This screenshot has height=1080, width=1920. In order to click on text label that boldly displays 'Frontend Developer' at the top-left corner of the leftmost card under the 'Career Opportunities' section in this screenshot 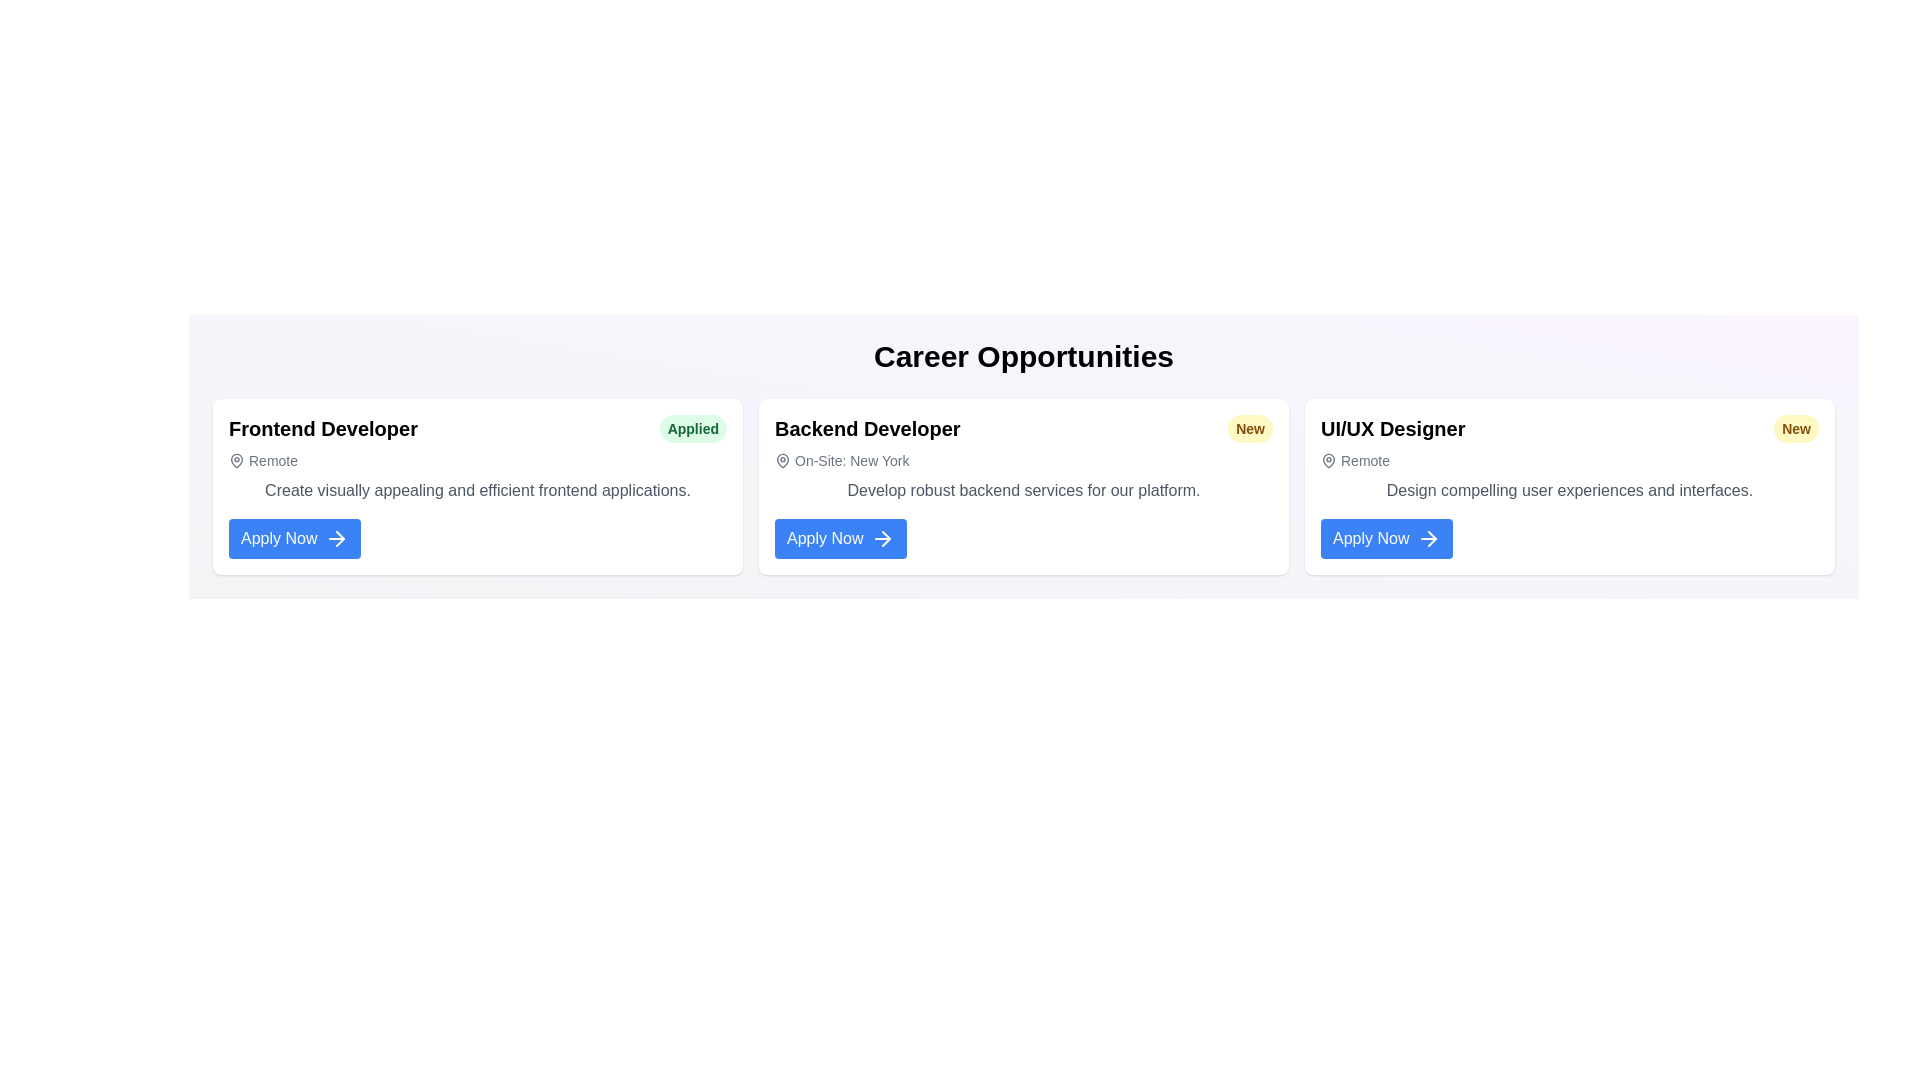, I will do `click(323, 427)`.